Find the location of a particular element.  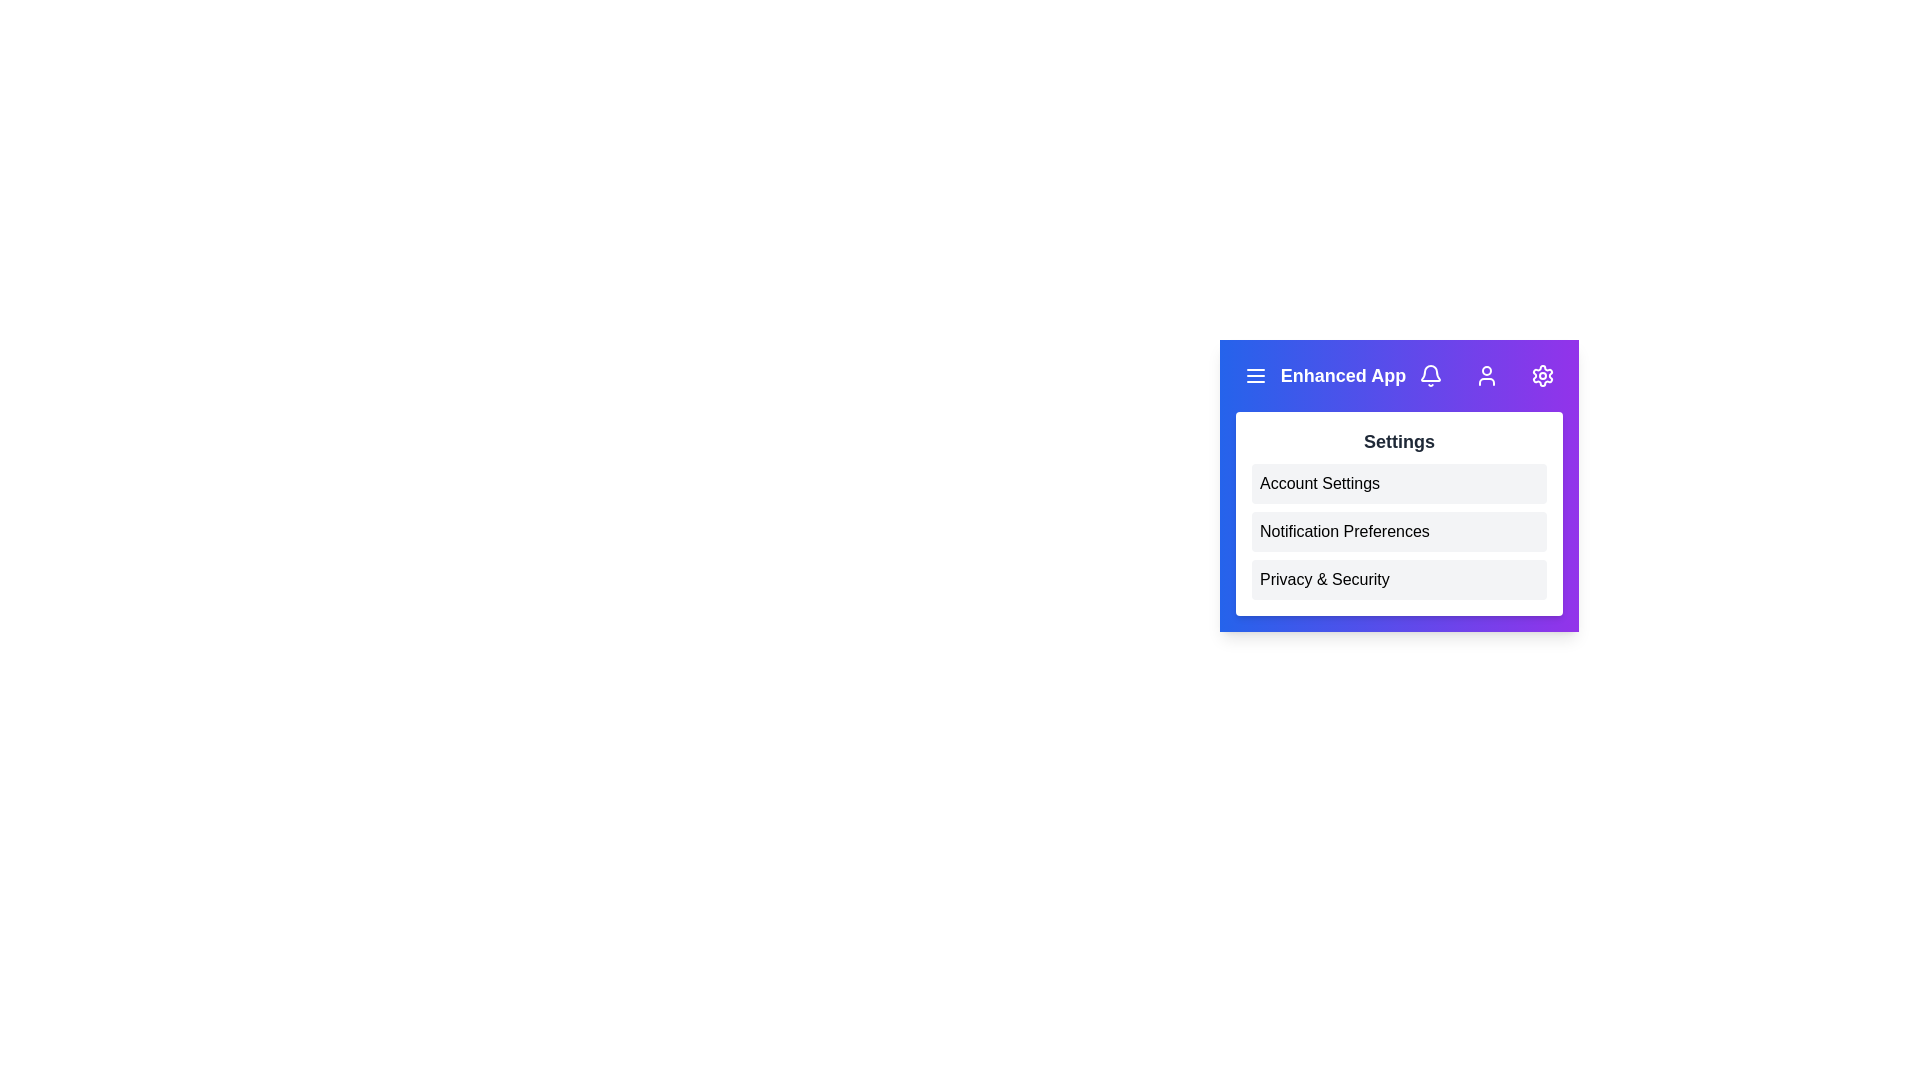

the notifications icon in the EnhancedAppBar is located at coordinates (1429, 375).